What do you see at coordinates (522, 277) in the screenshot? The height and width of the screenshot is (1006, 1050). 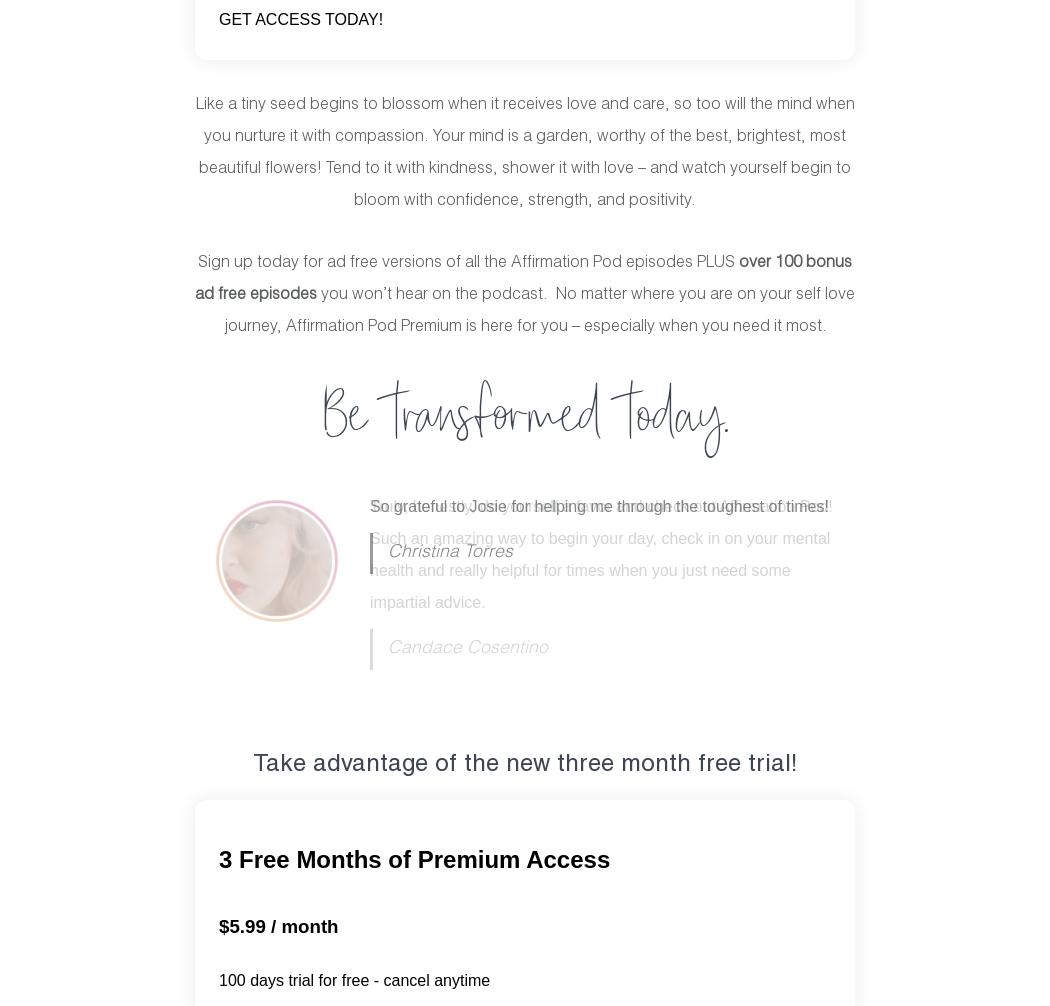 I see `'bonus ad free episodes'` at bounding box center [522, 277].